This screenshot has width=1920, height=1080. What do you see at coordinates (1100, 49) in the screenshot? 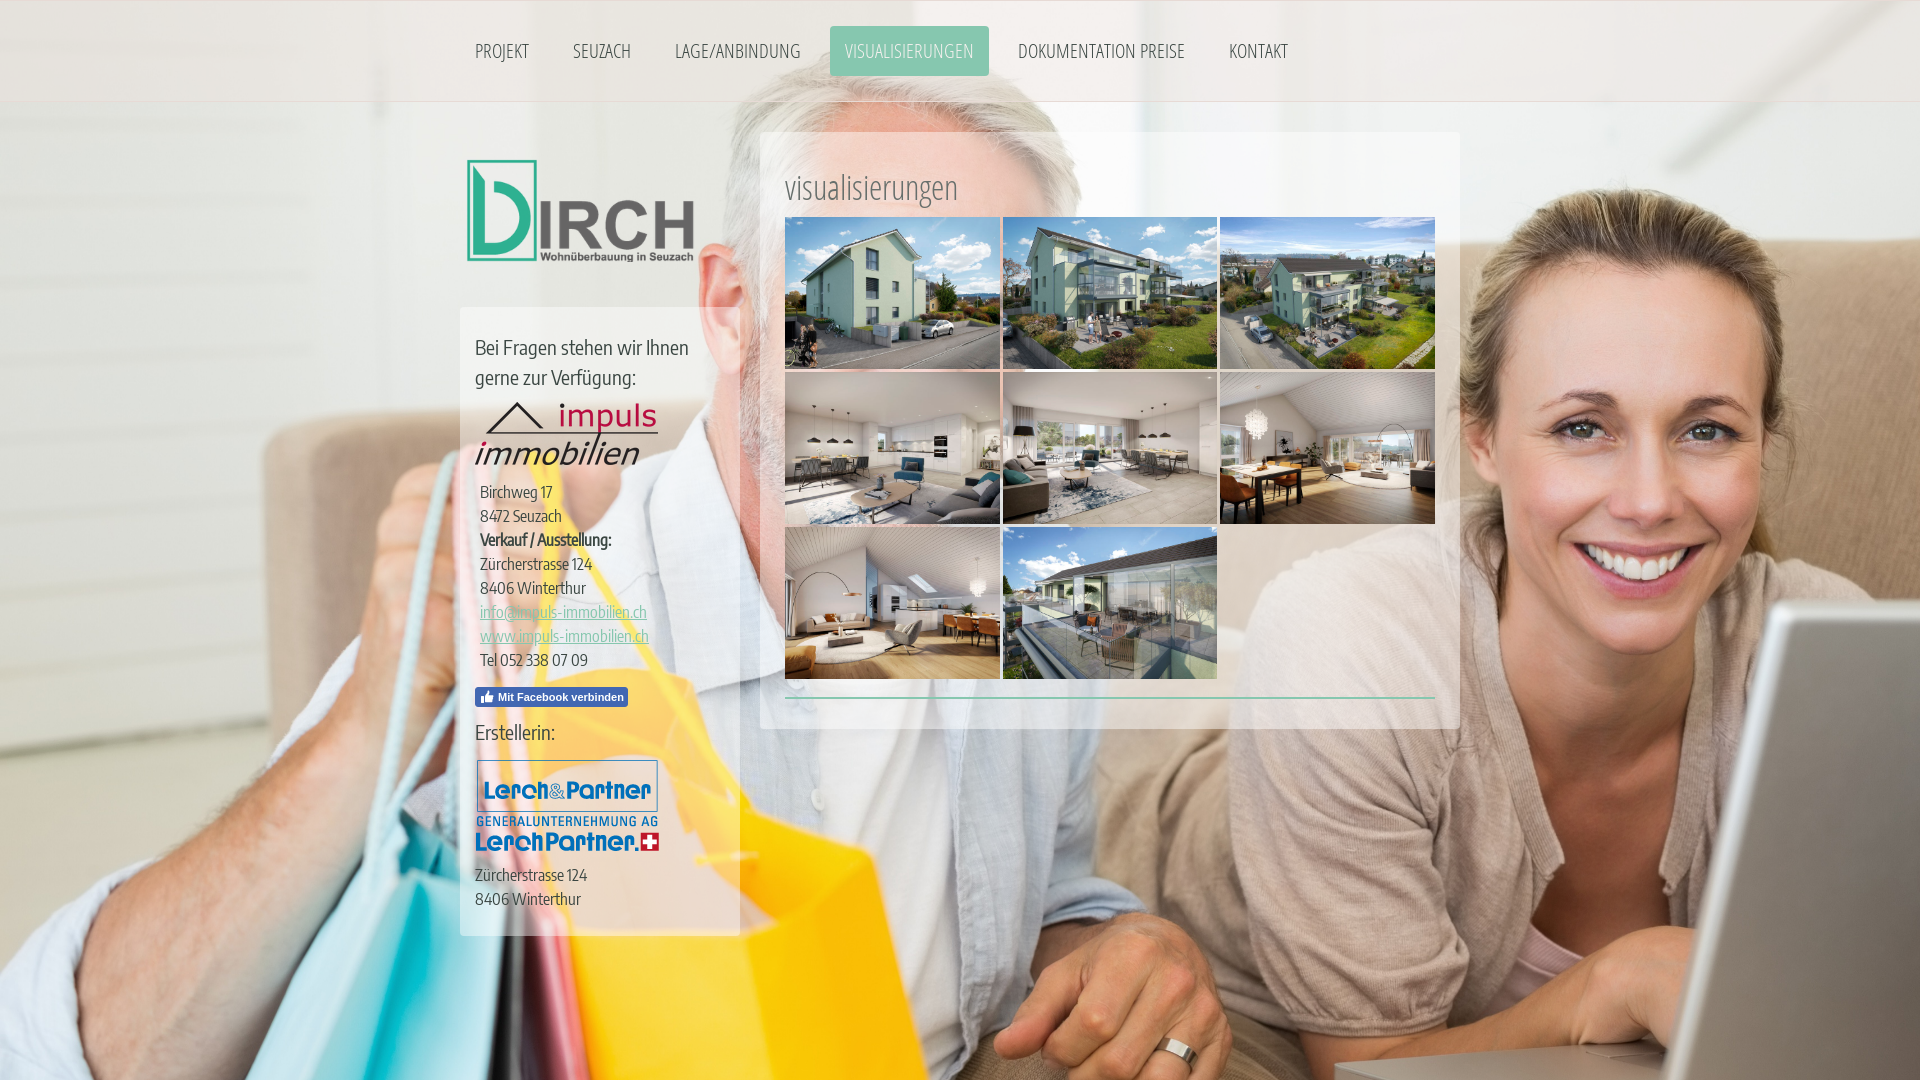
I see `'DOKUMENTATION PREISE'` at bounding box center [1100, 49].